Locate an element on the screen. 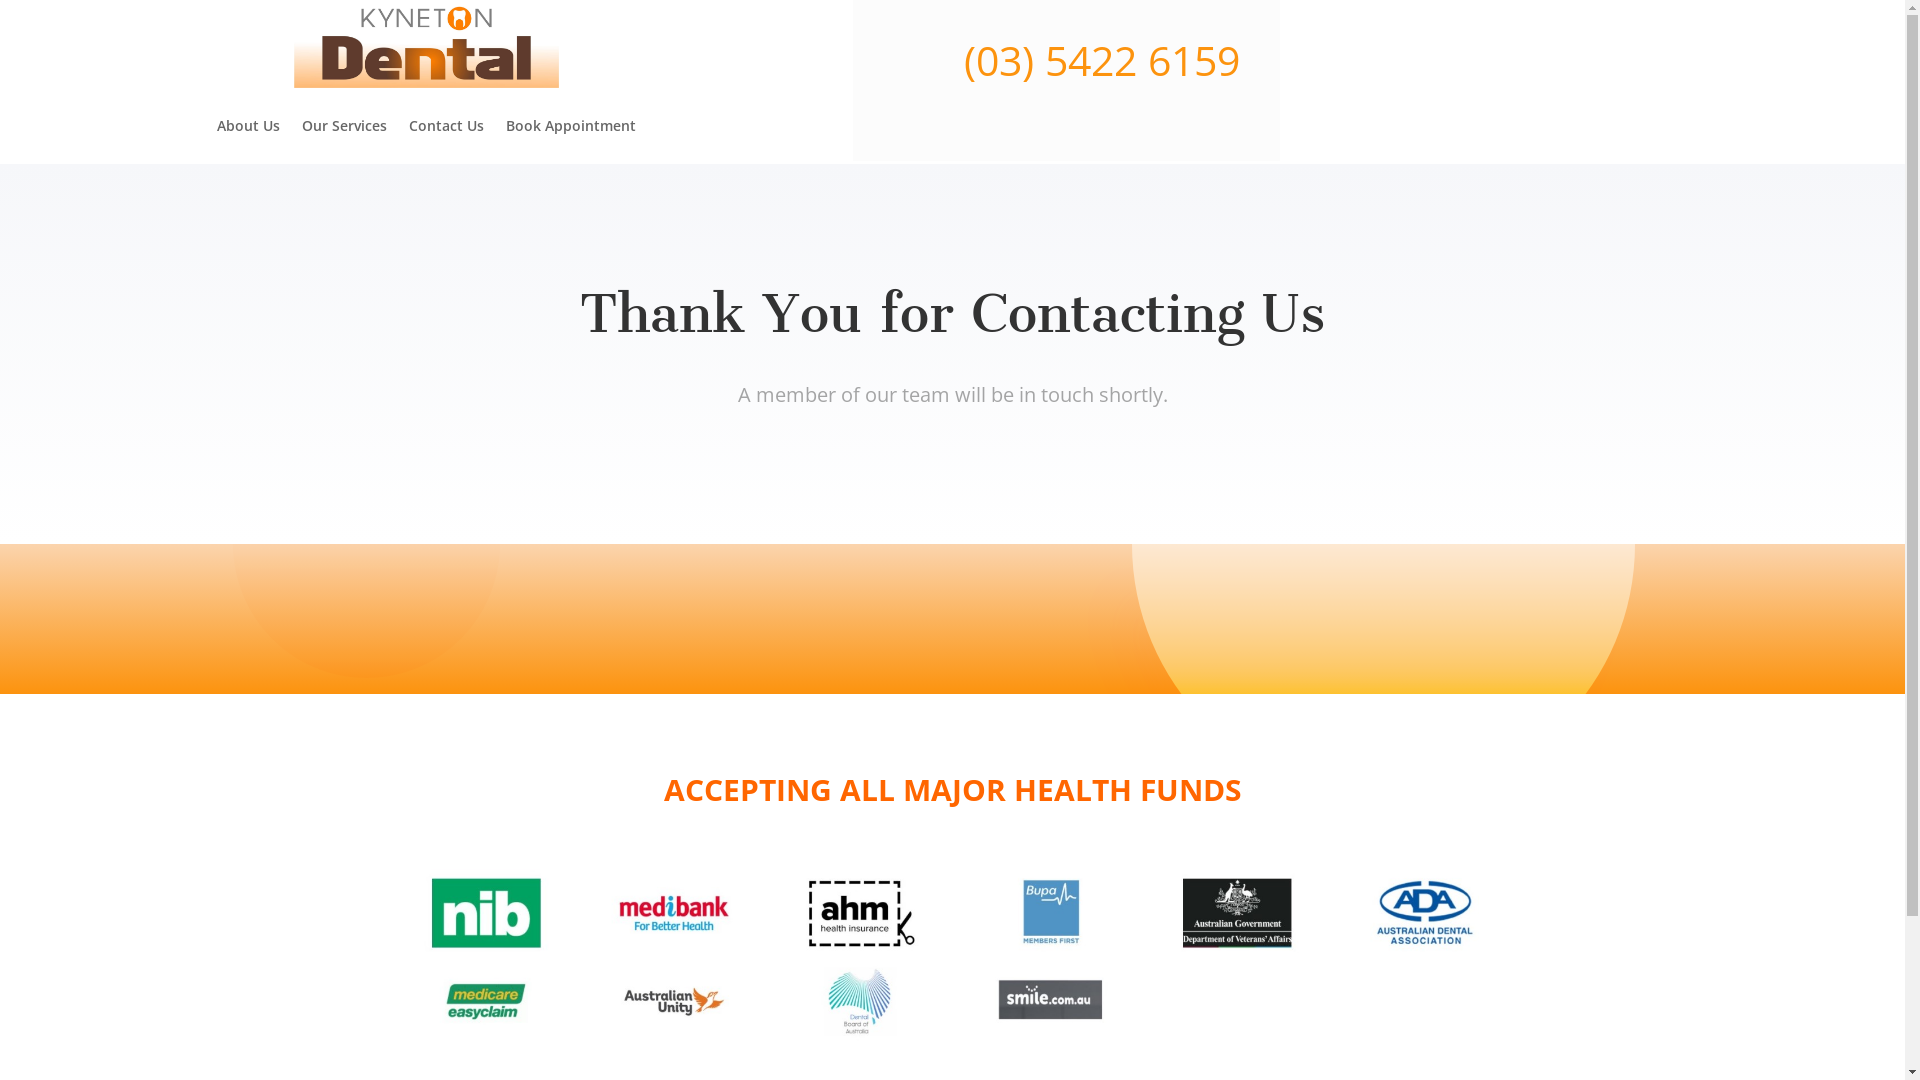  'Book Appointment' is located at coordinates (505, 126).